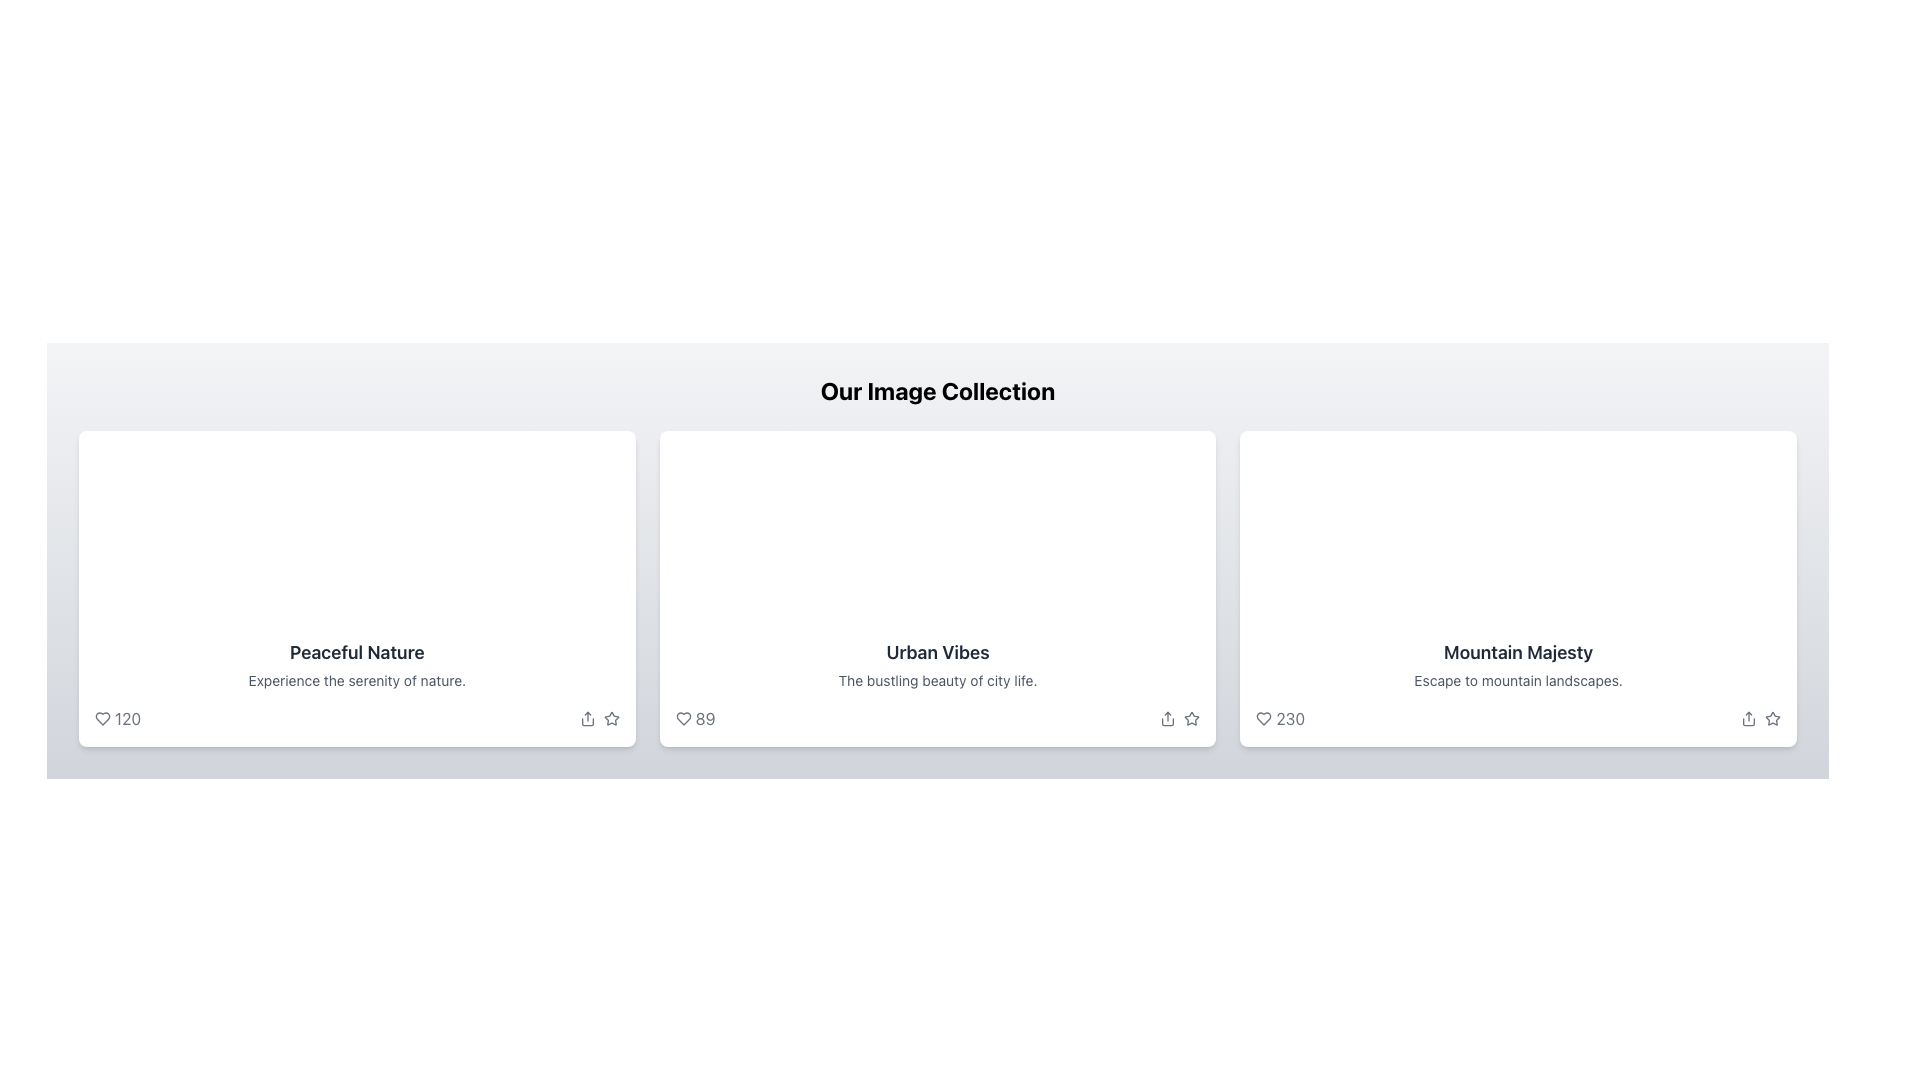  Describe the element at coordinates (610, 717) in the screenshot. I see `the star icon located at the bottom-right corner of the 'Peaceful Nature' card` at that location.